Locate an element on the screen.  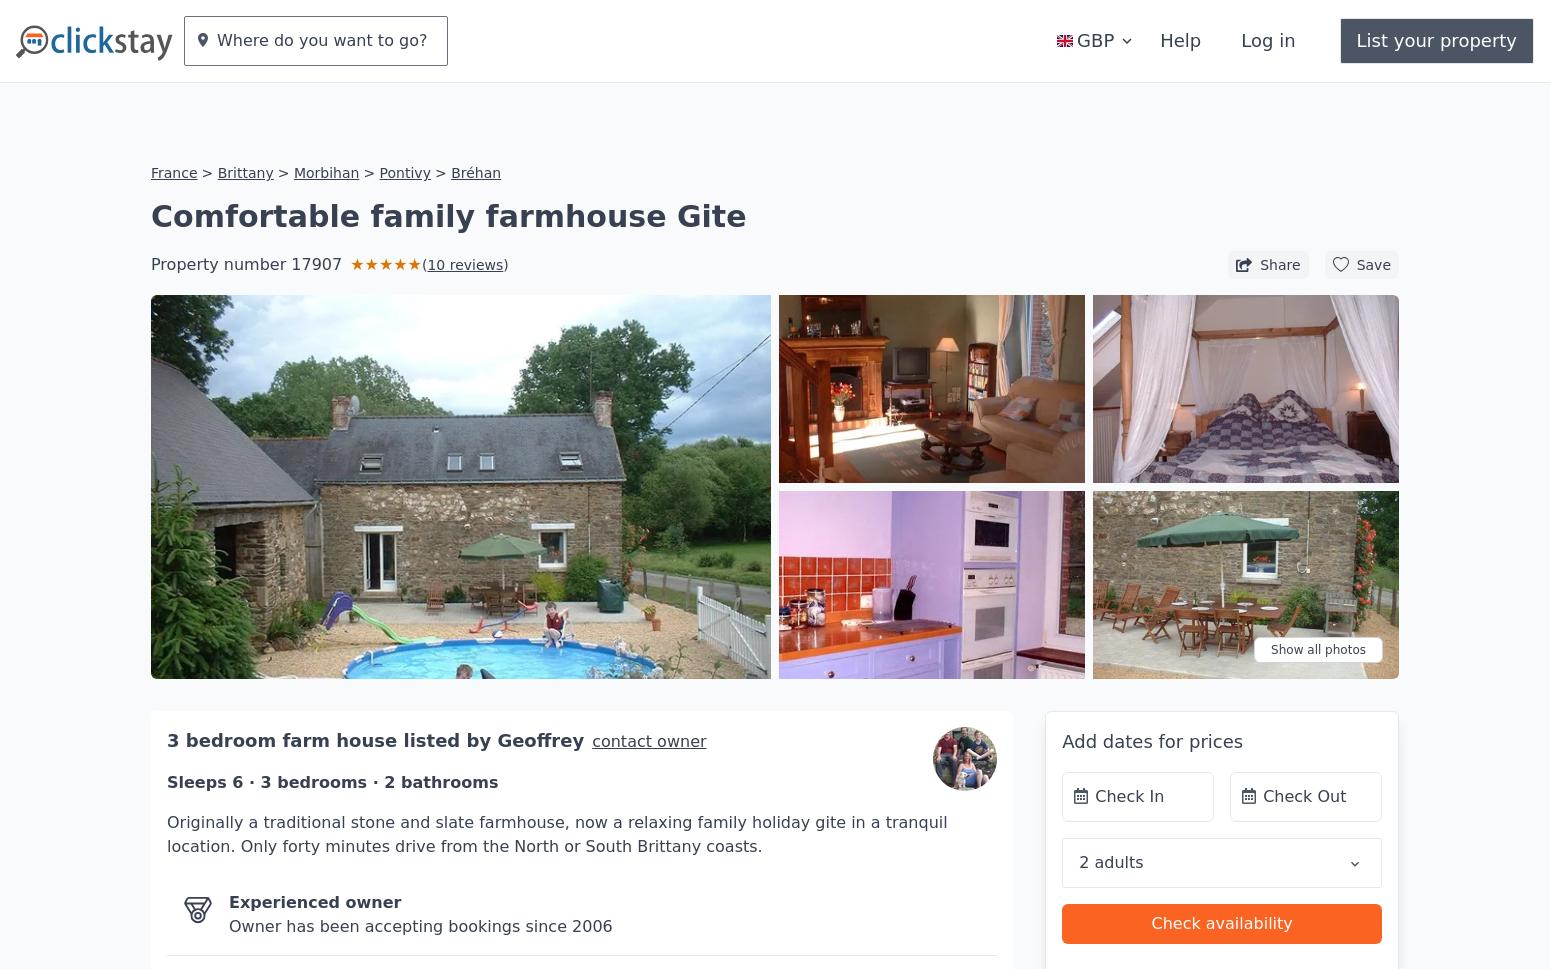
'3 bedroom' is located at coordinates (223, 679).